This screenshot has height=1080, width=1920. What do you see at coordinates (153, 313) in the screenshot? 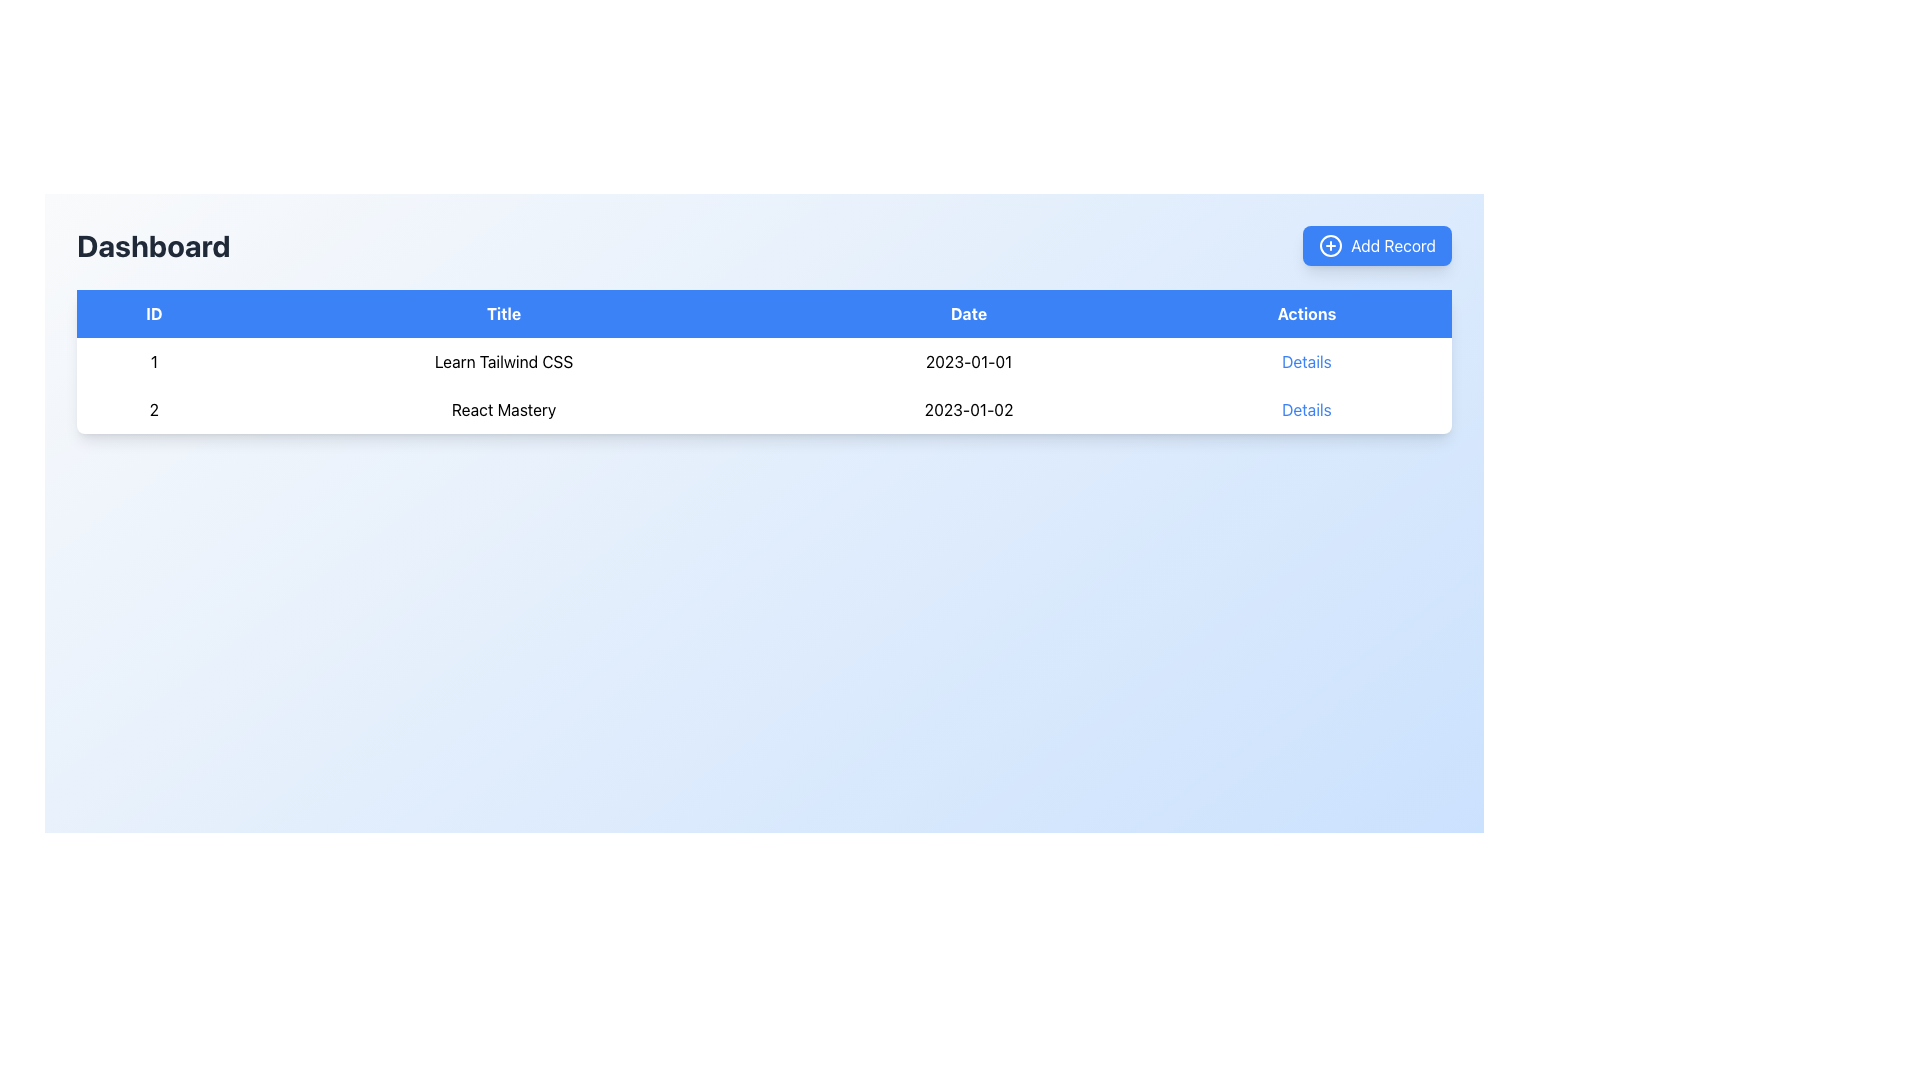
I see `the 'ID' column header text label, which is the first element in a row of four similar elements in a table layout` at bounding box center [153, 313].